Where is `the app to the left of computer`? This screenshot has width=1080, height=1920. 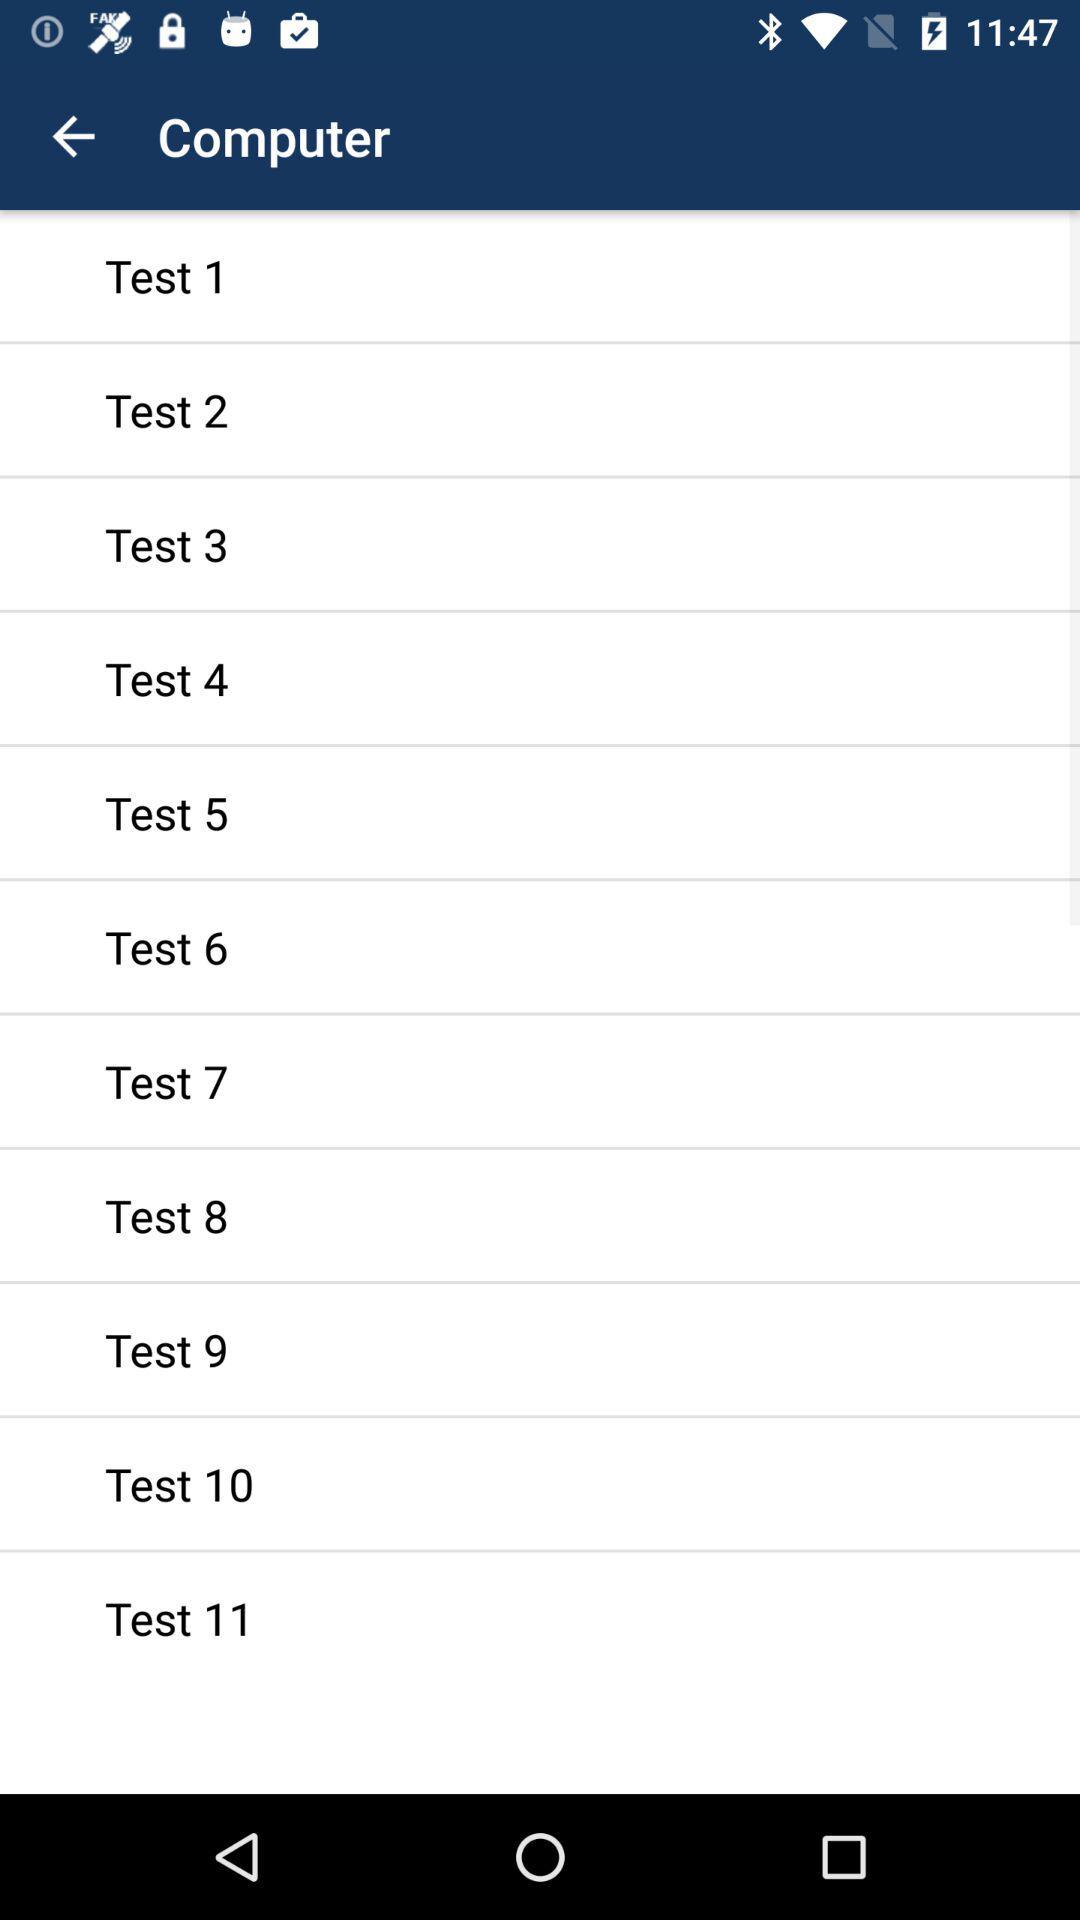
the app to the left of computer is located at coordinates (72, 135).